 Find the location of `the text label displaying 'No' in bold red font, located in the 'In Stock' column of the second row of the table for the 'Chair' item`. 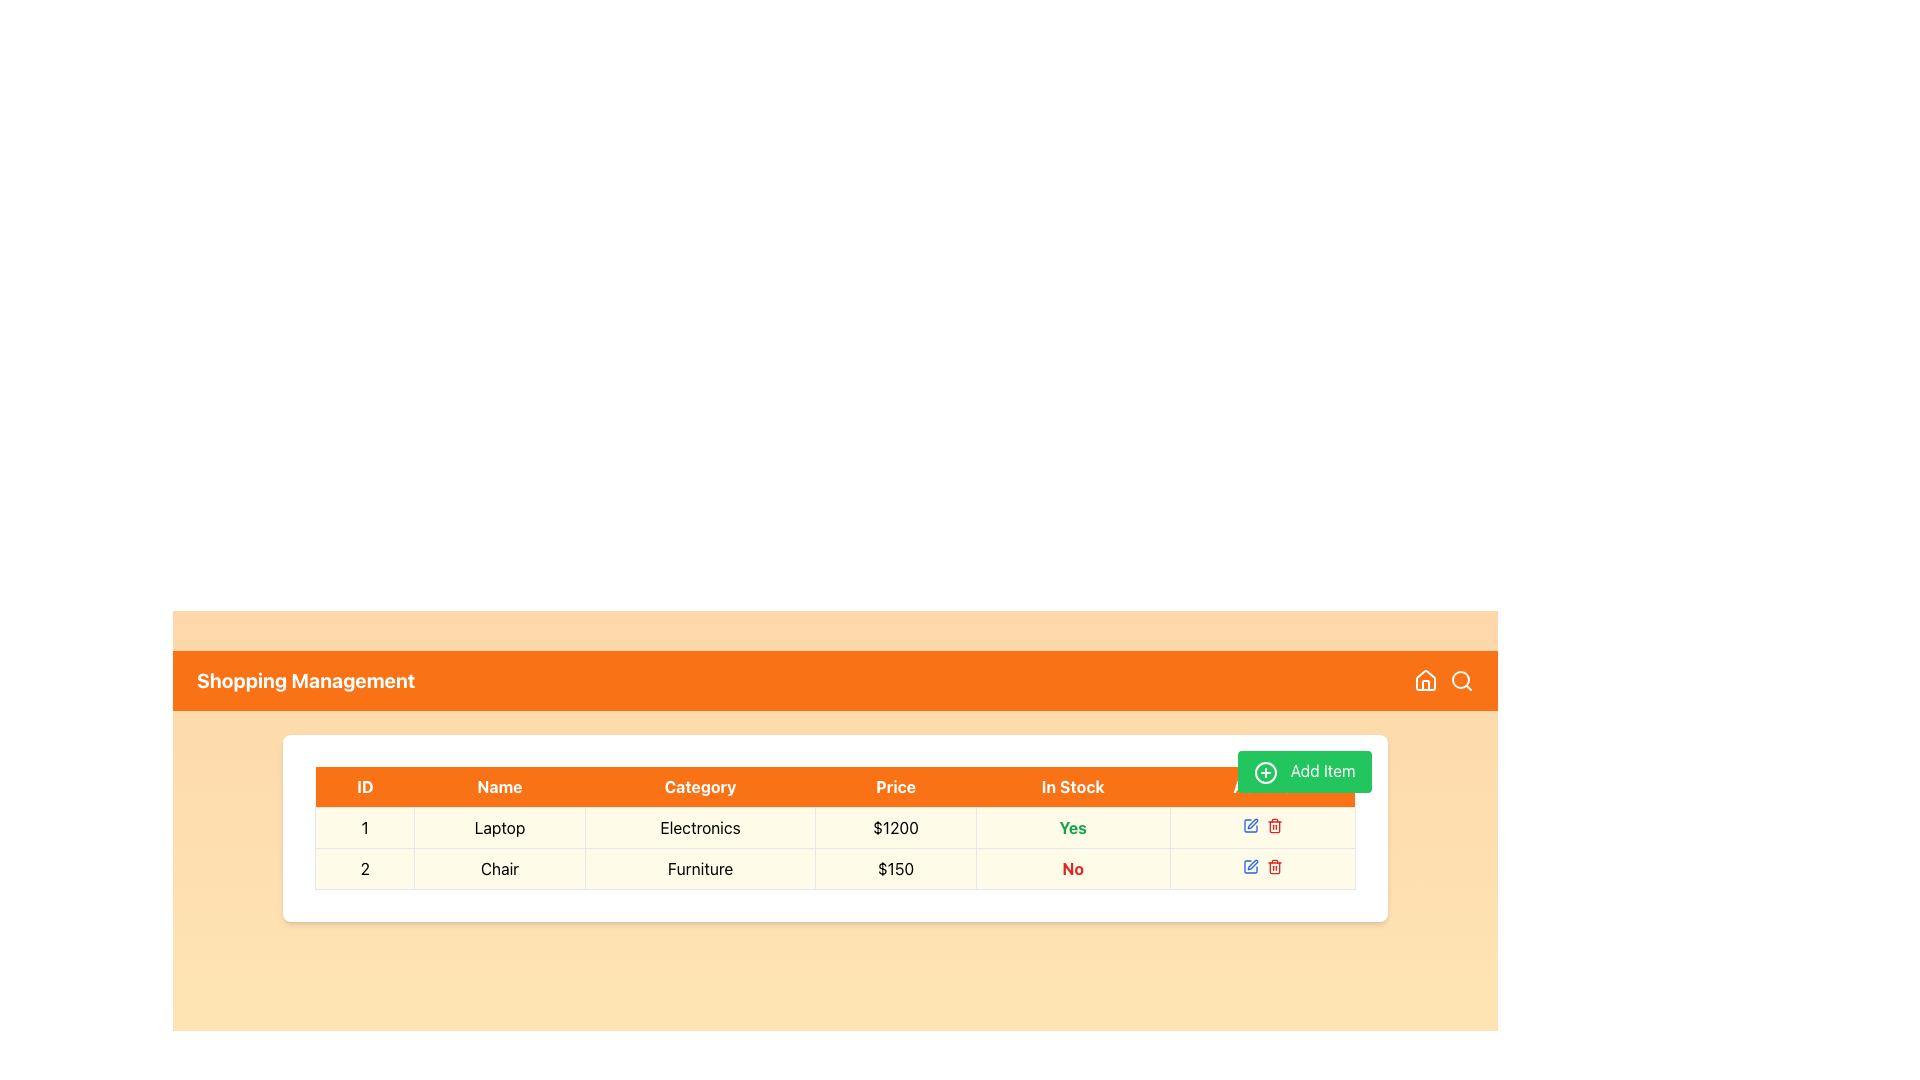

the text label displaying 'No' in bold red font, located in the 'In Stock' column of the second row of the table for the 'Chair' item is located at coordinates (1072, 867).